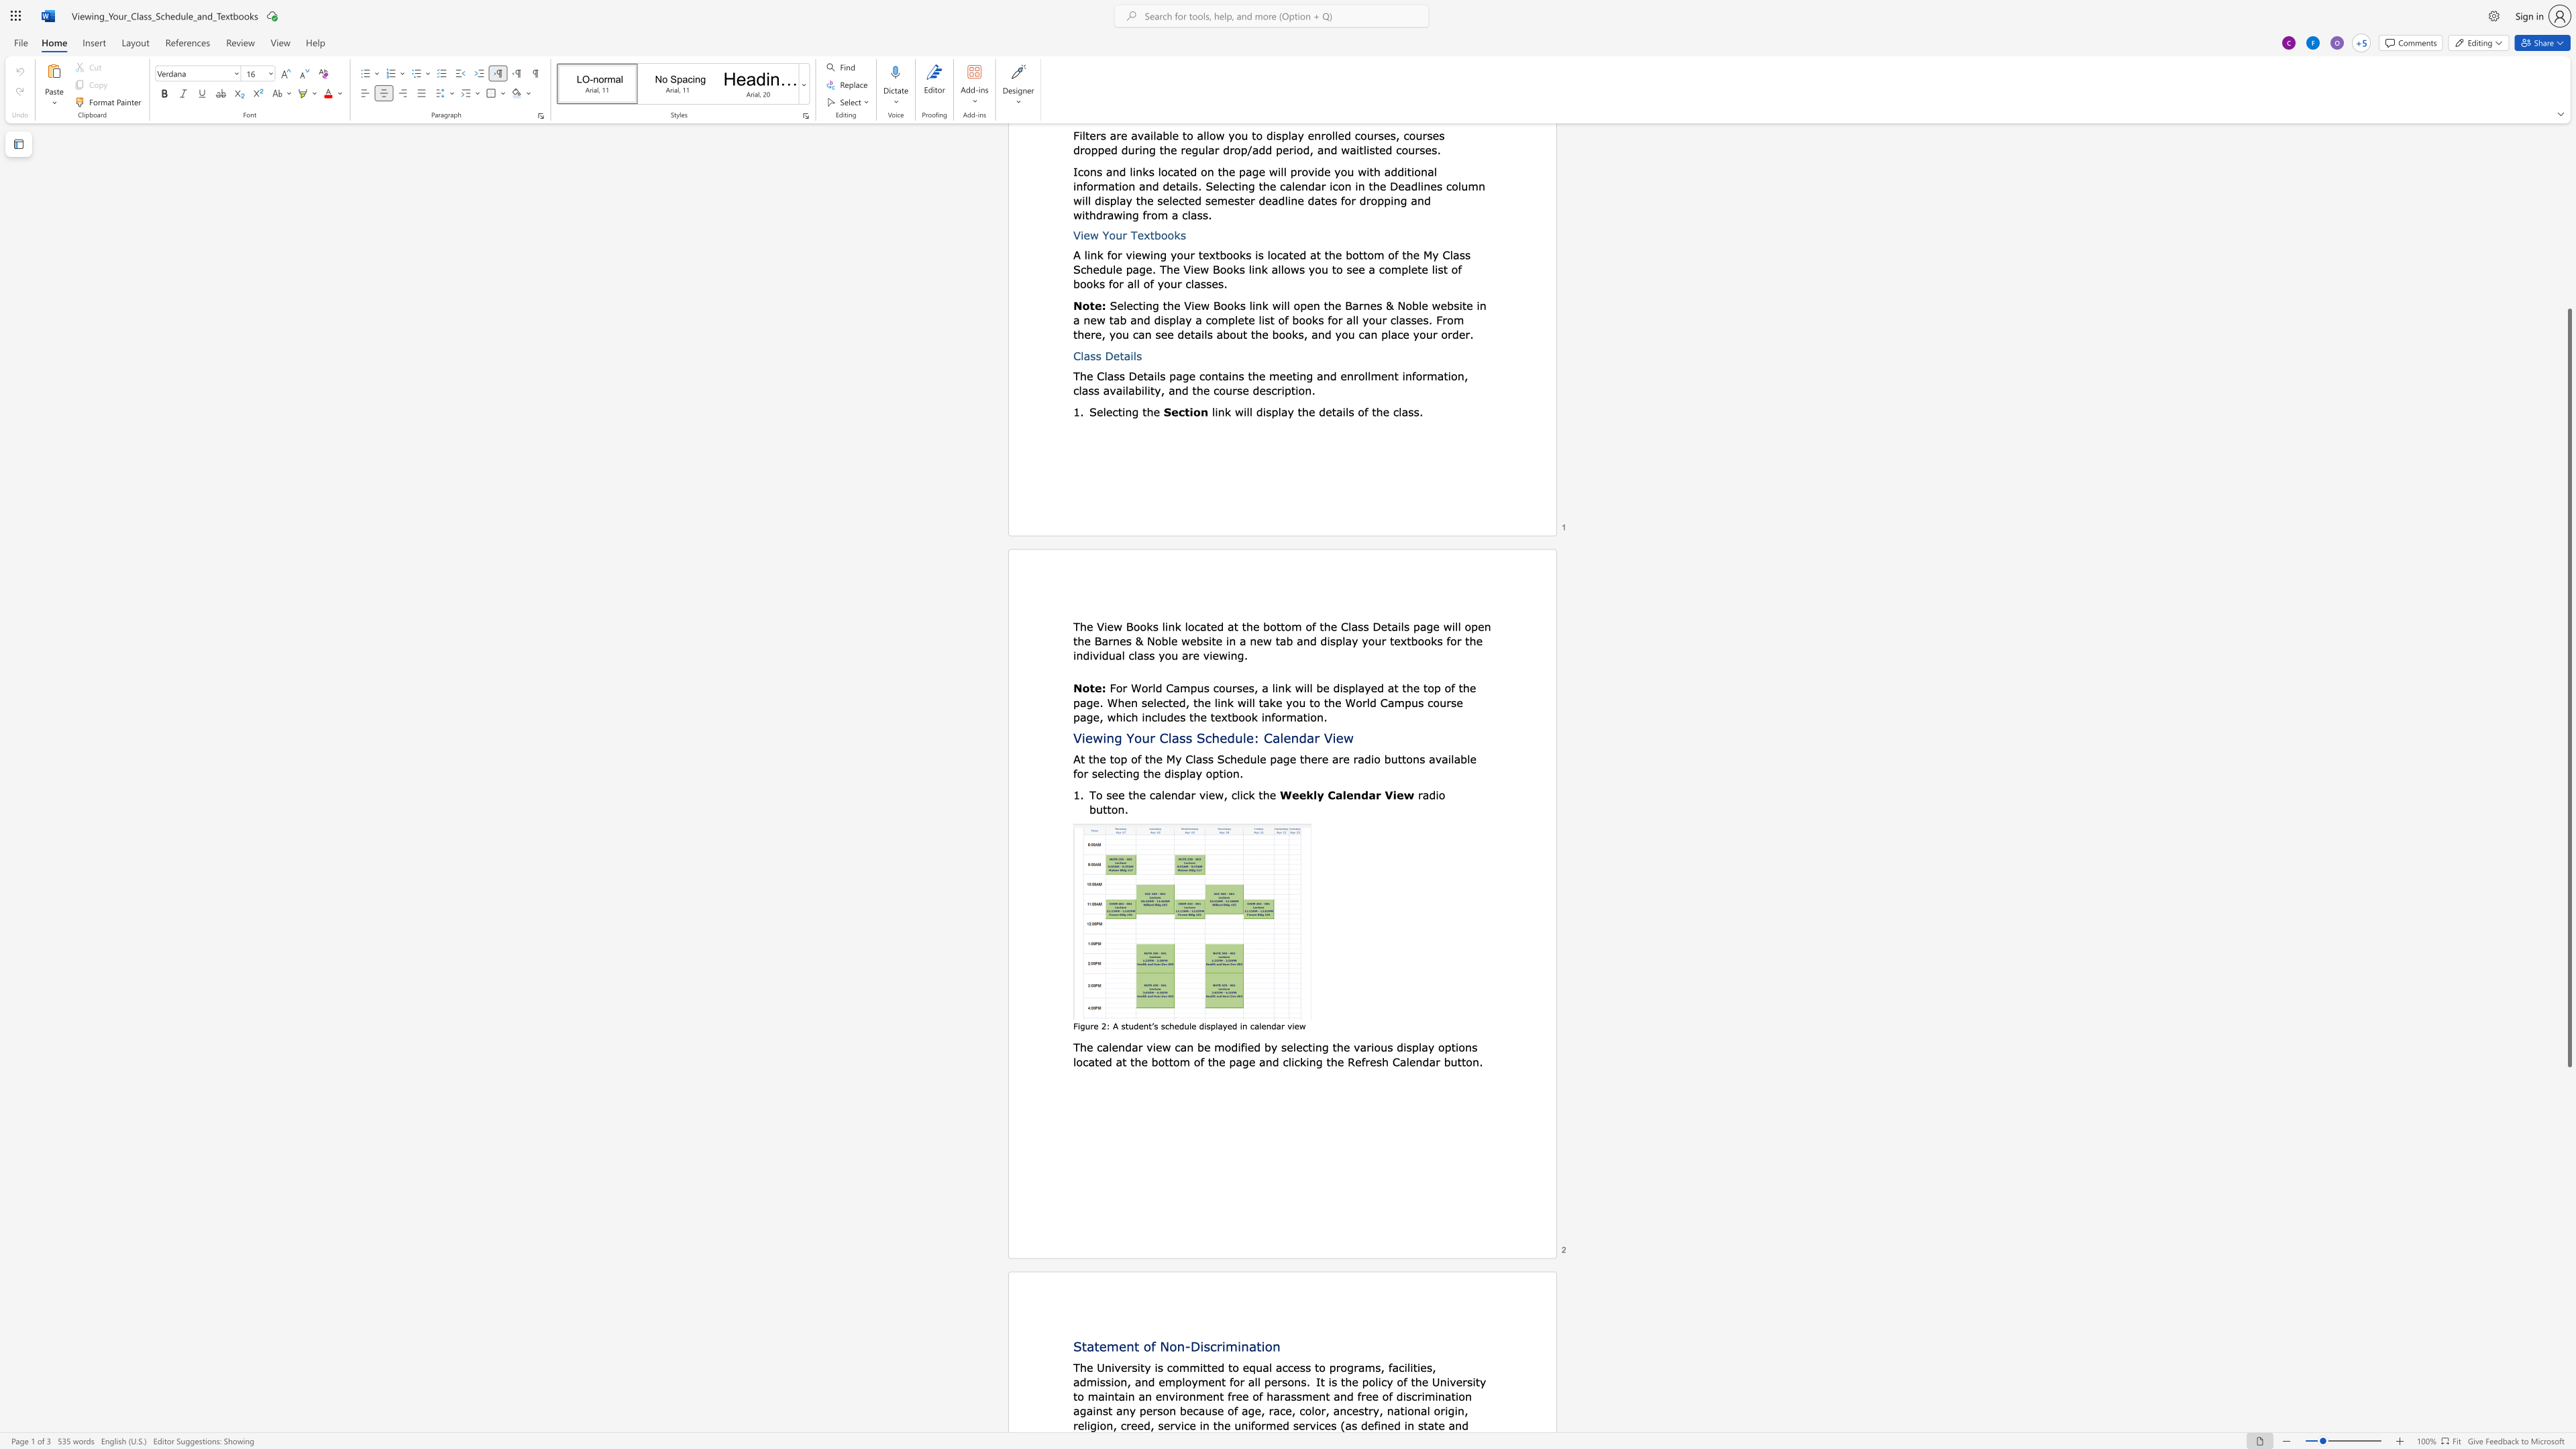 The height and width of the screenshot is (1449, 2576). I want to click on the scrollbar to scroll upward, so click(2568, 193).